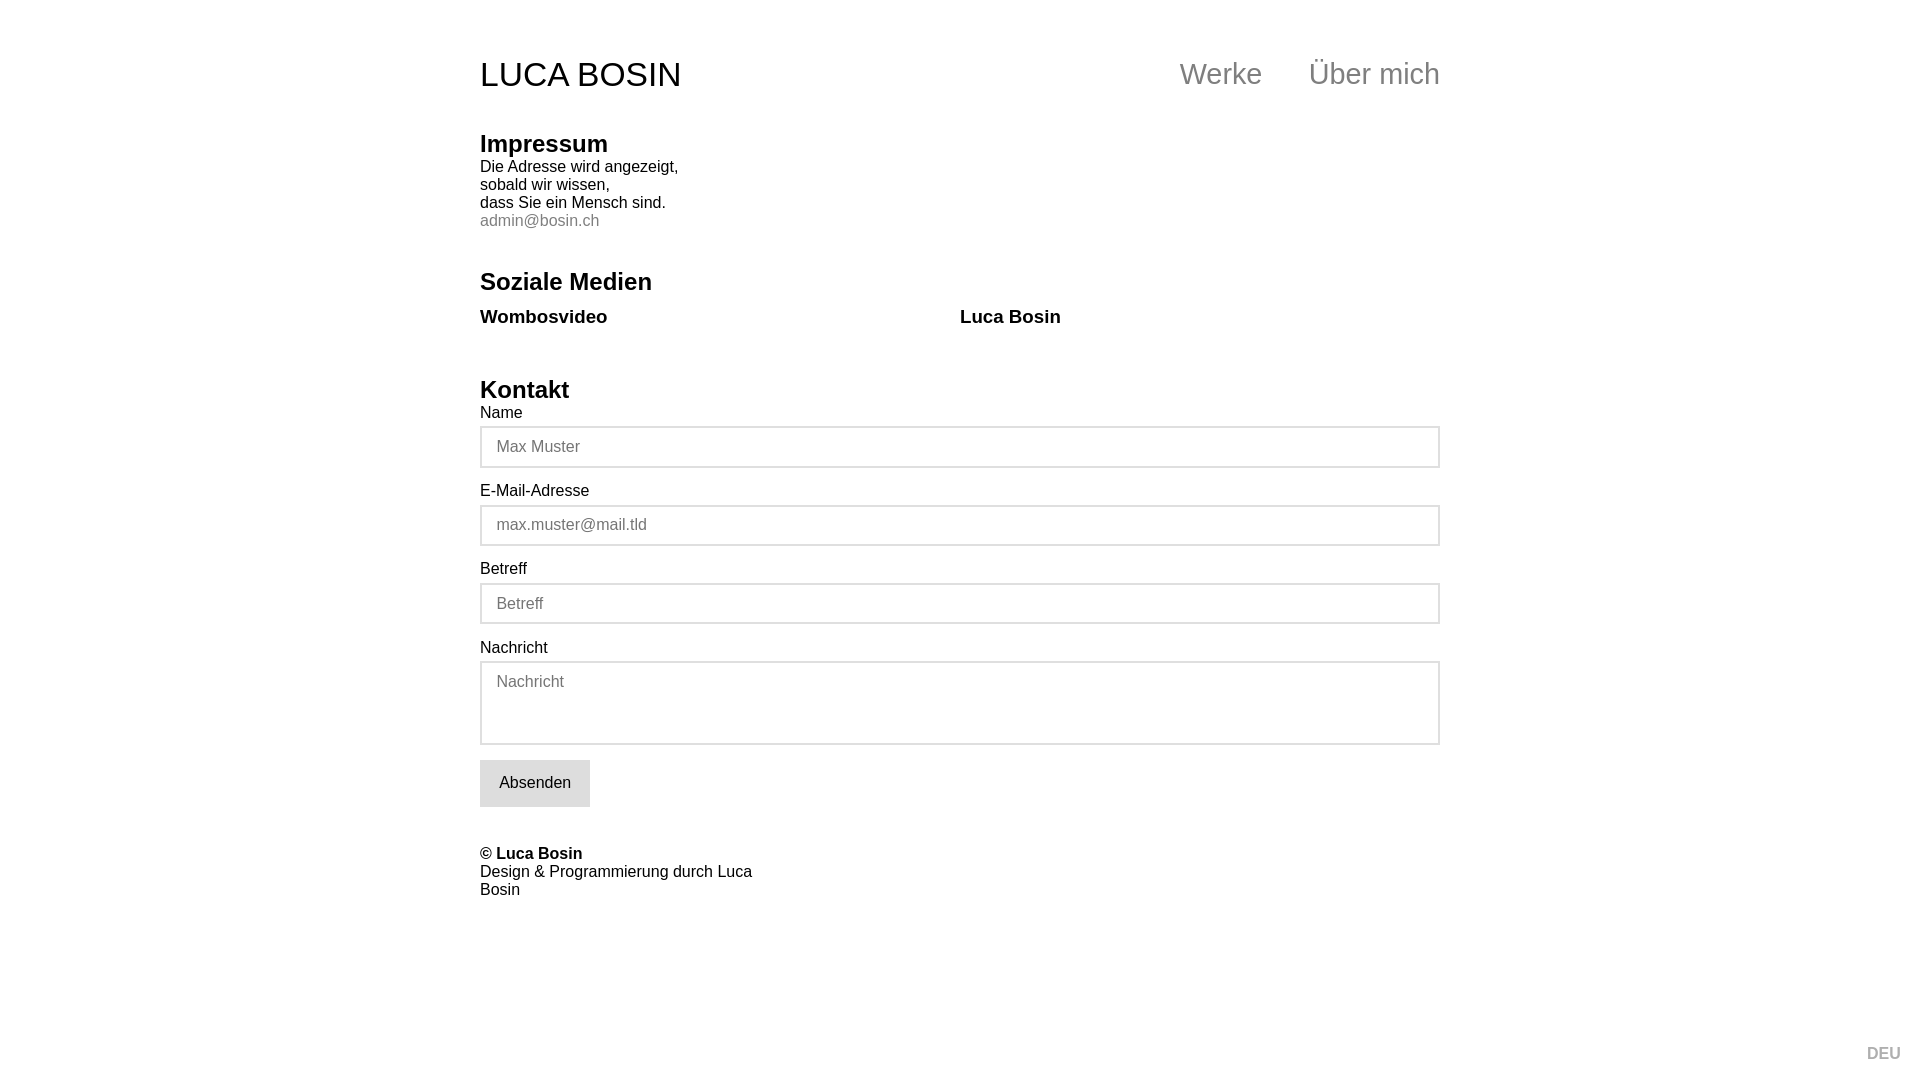 Image resolution: width=1920 pixels, height=1080 pixels. Describe the element at coordinates (1882, 1052) in the screenshot. I see `'DEU'` at that location.